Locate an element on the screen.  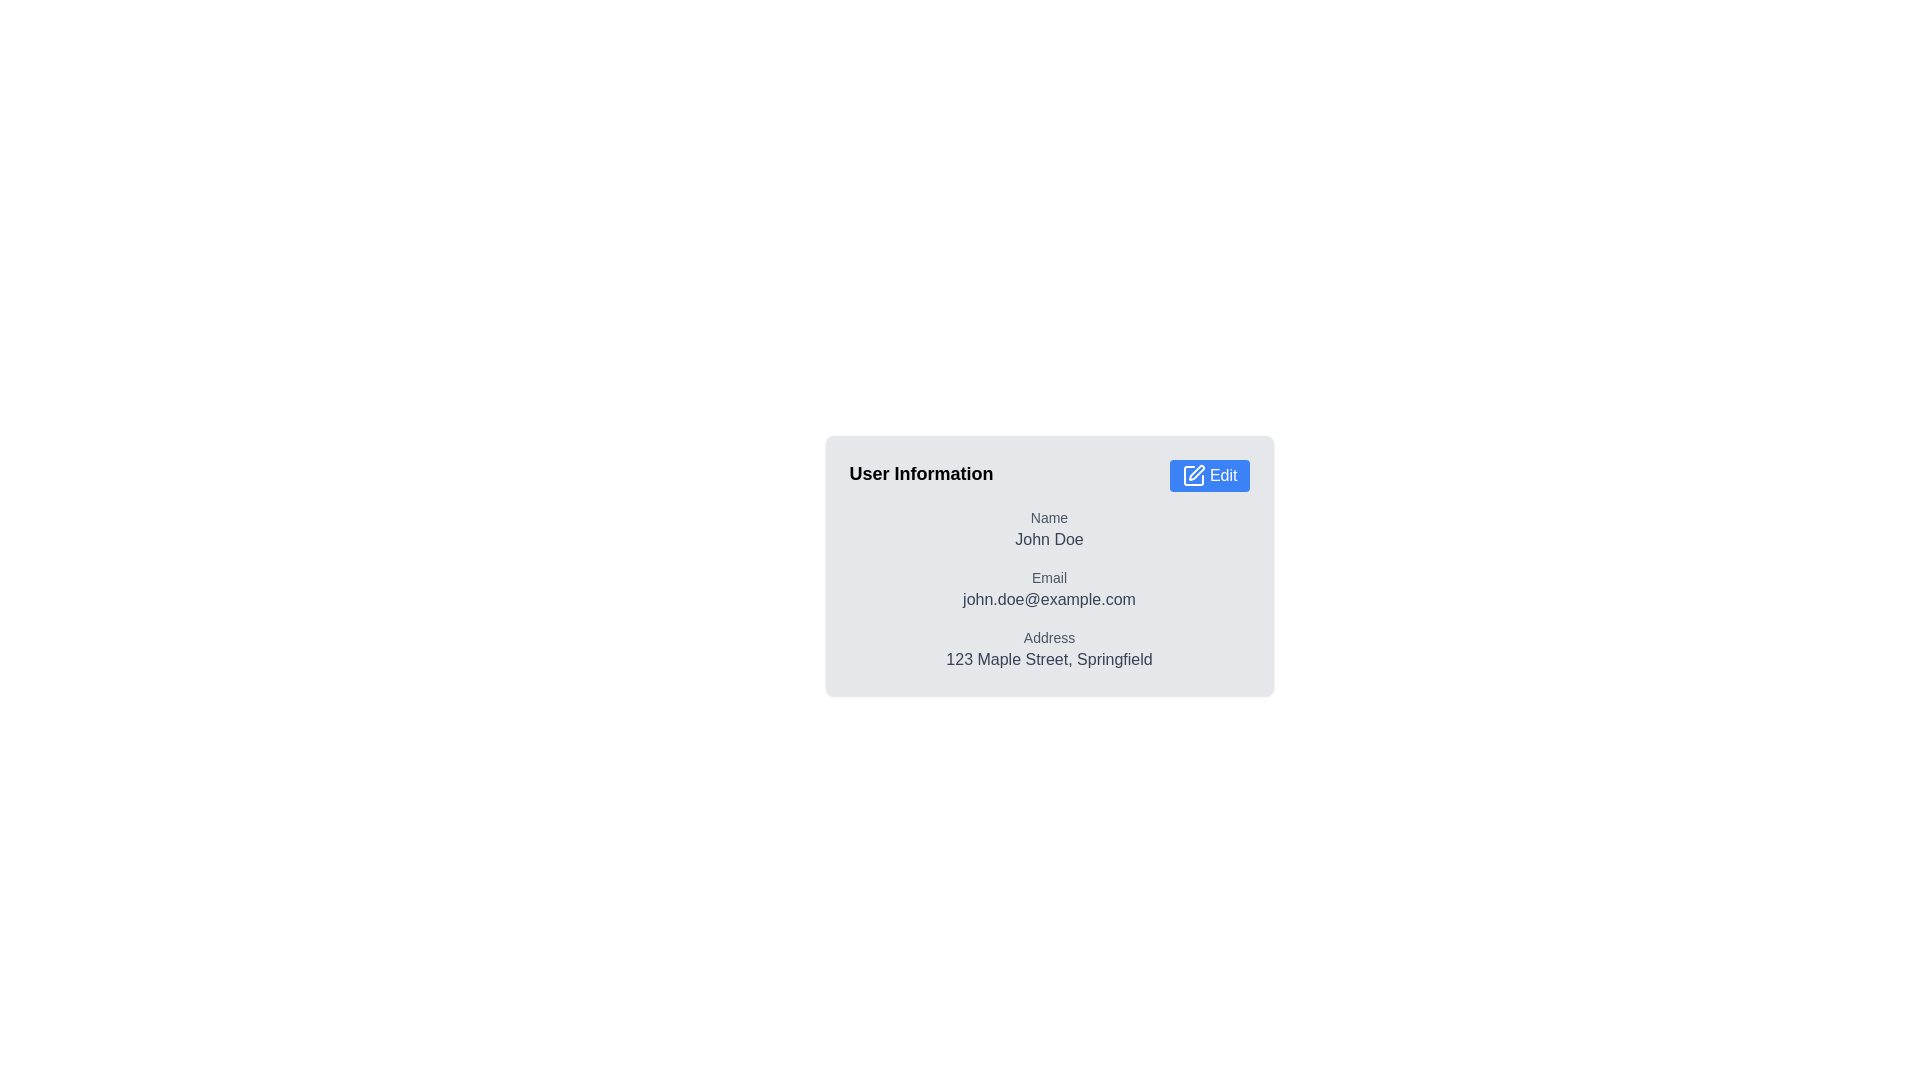
the Text Label displaying the user's address information, located at the bottom of the user information card, following the 'Email' entry is located at coordinates (1048, 650).